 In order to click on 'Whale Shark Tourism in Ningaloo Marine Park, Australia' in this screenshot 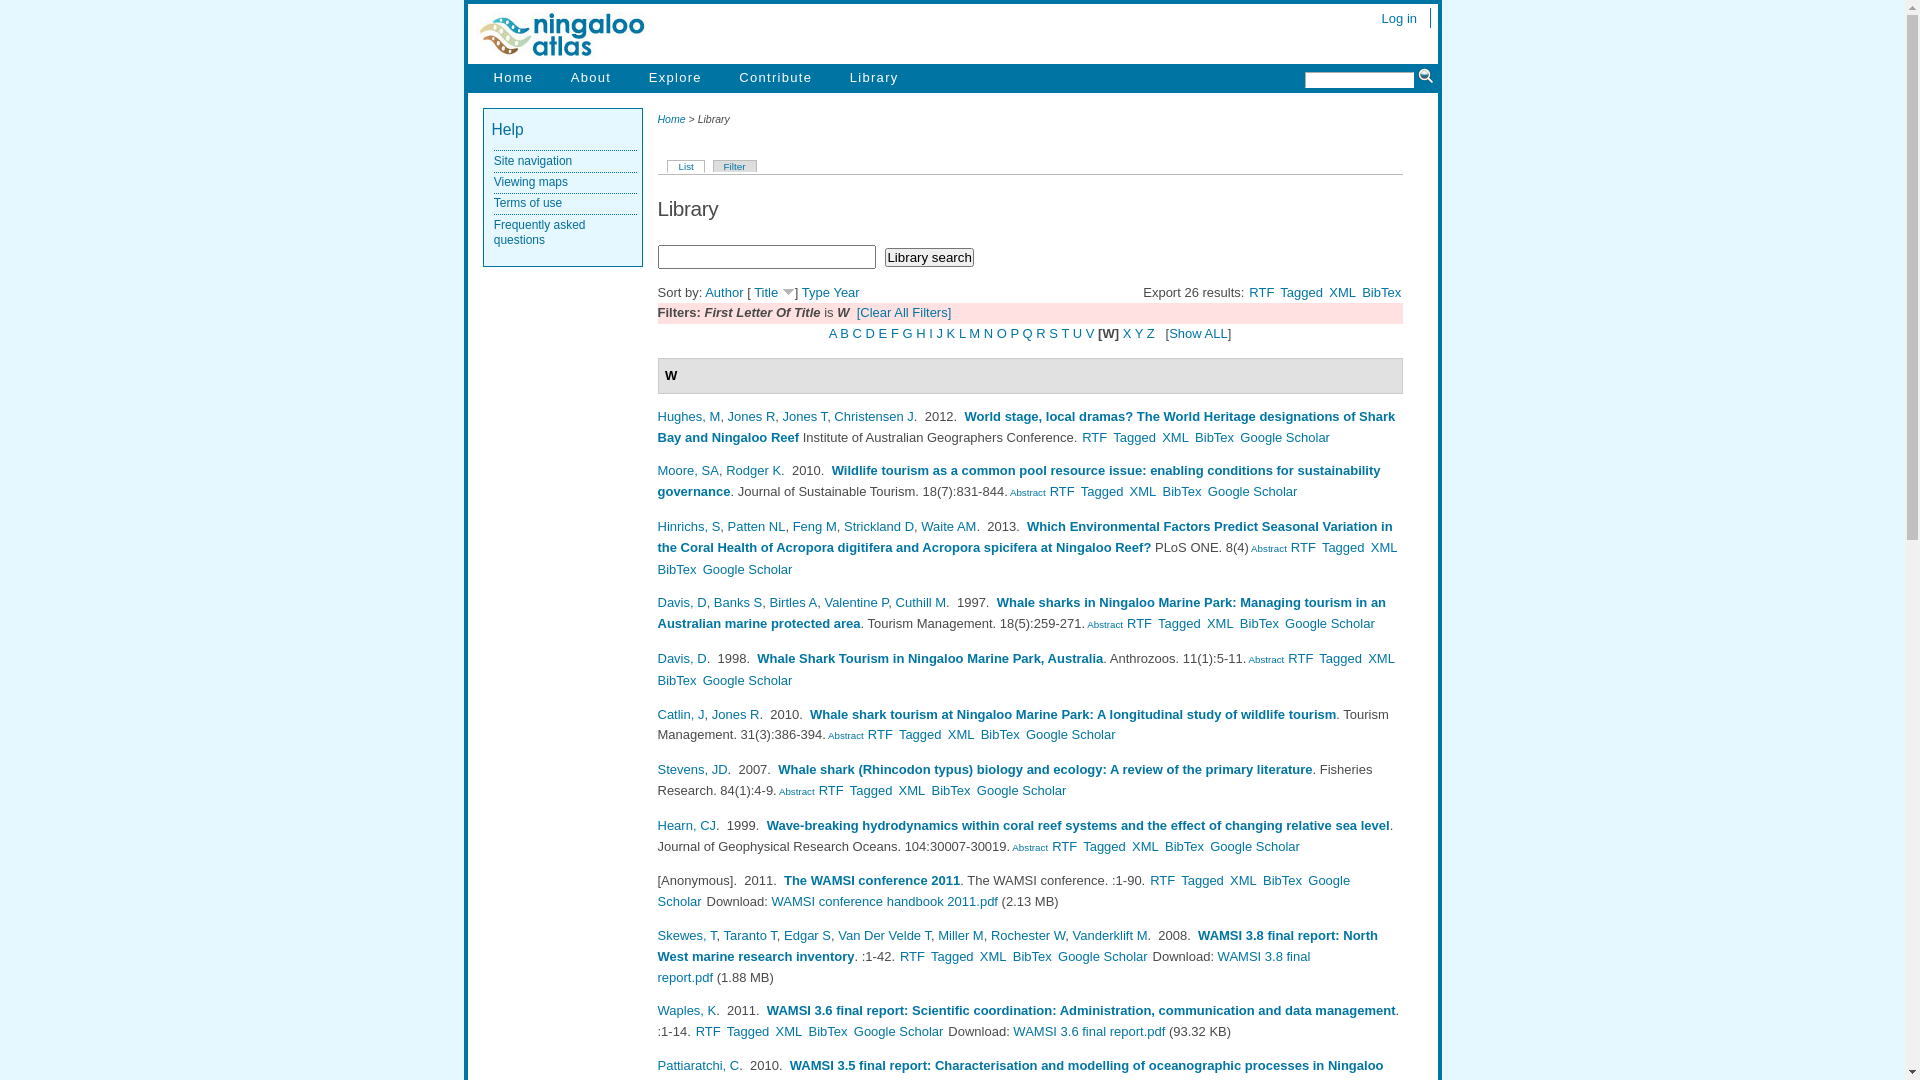, I will do `click(929, 658)`.